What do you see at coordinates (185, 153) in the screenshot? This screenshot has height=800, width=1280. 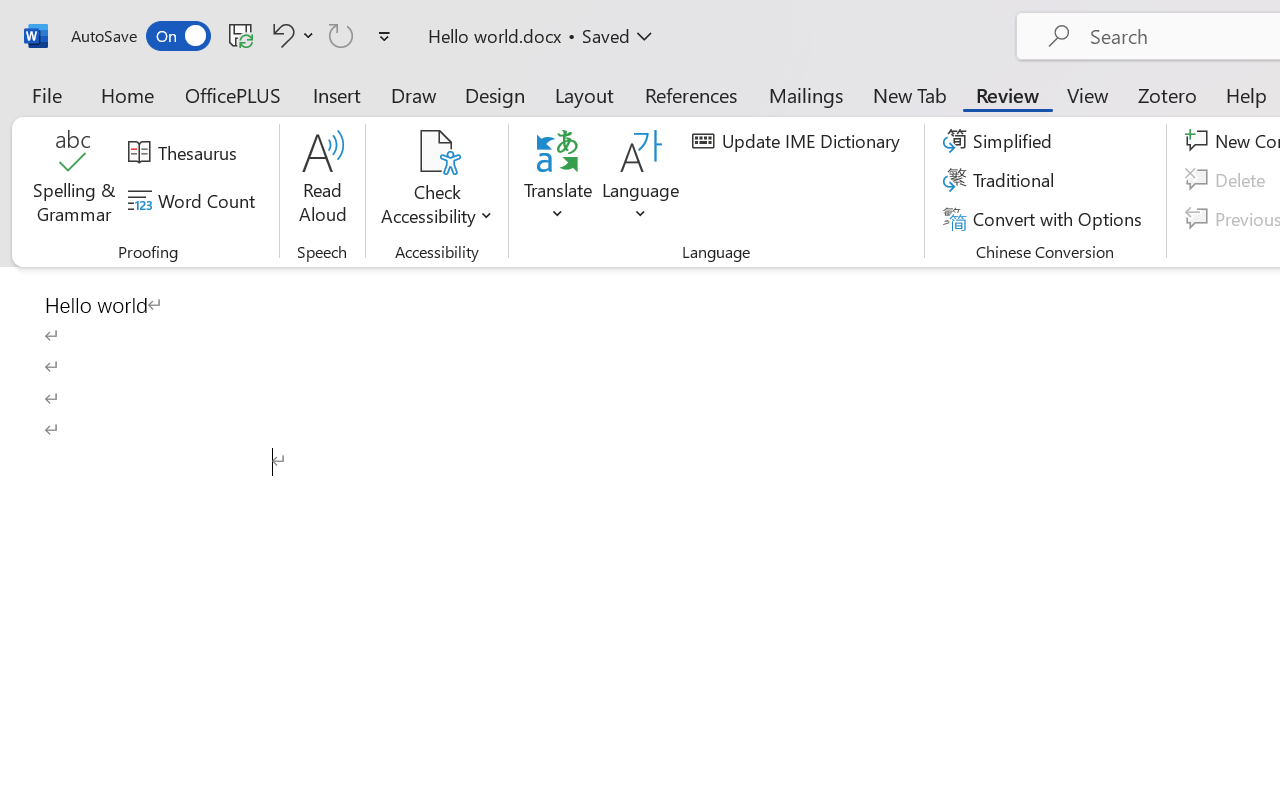 I see `'Thesaurus...'` at bounding box center [185, 153].